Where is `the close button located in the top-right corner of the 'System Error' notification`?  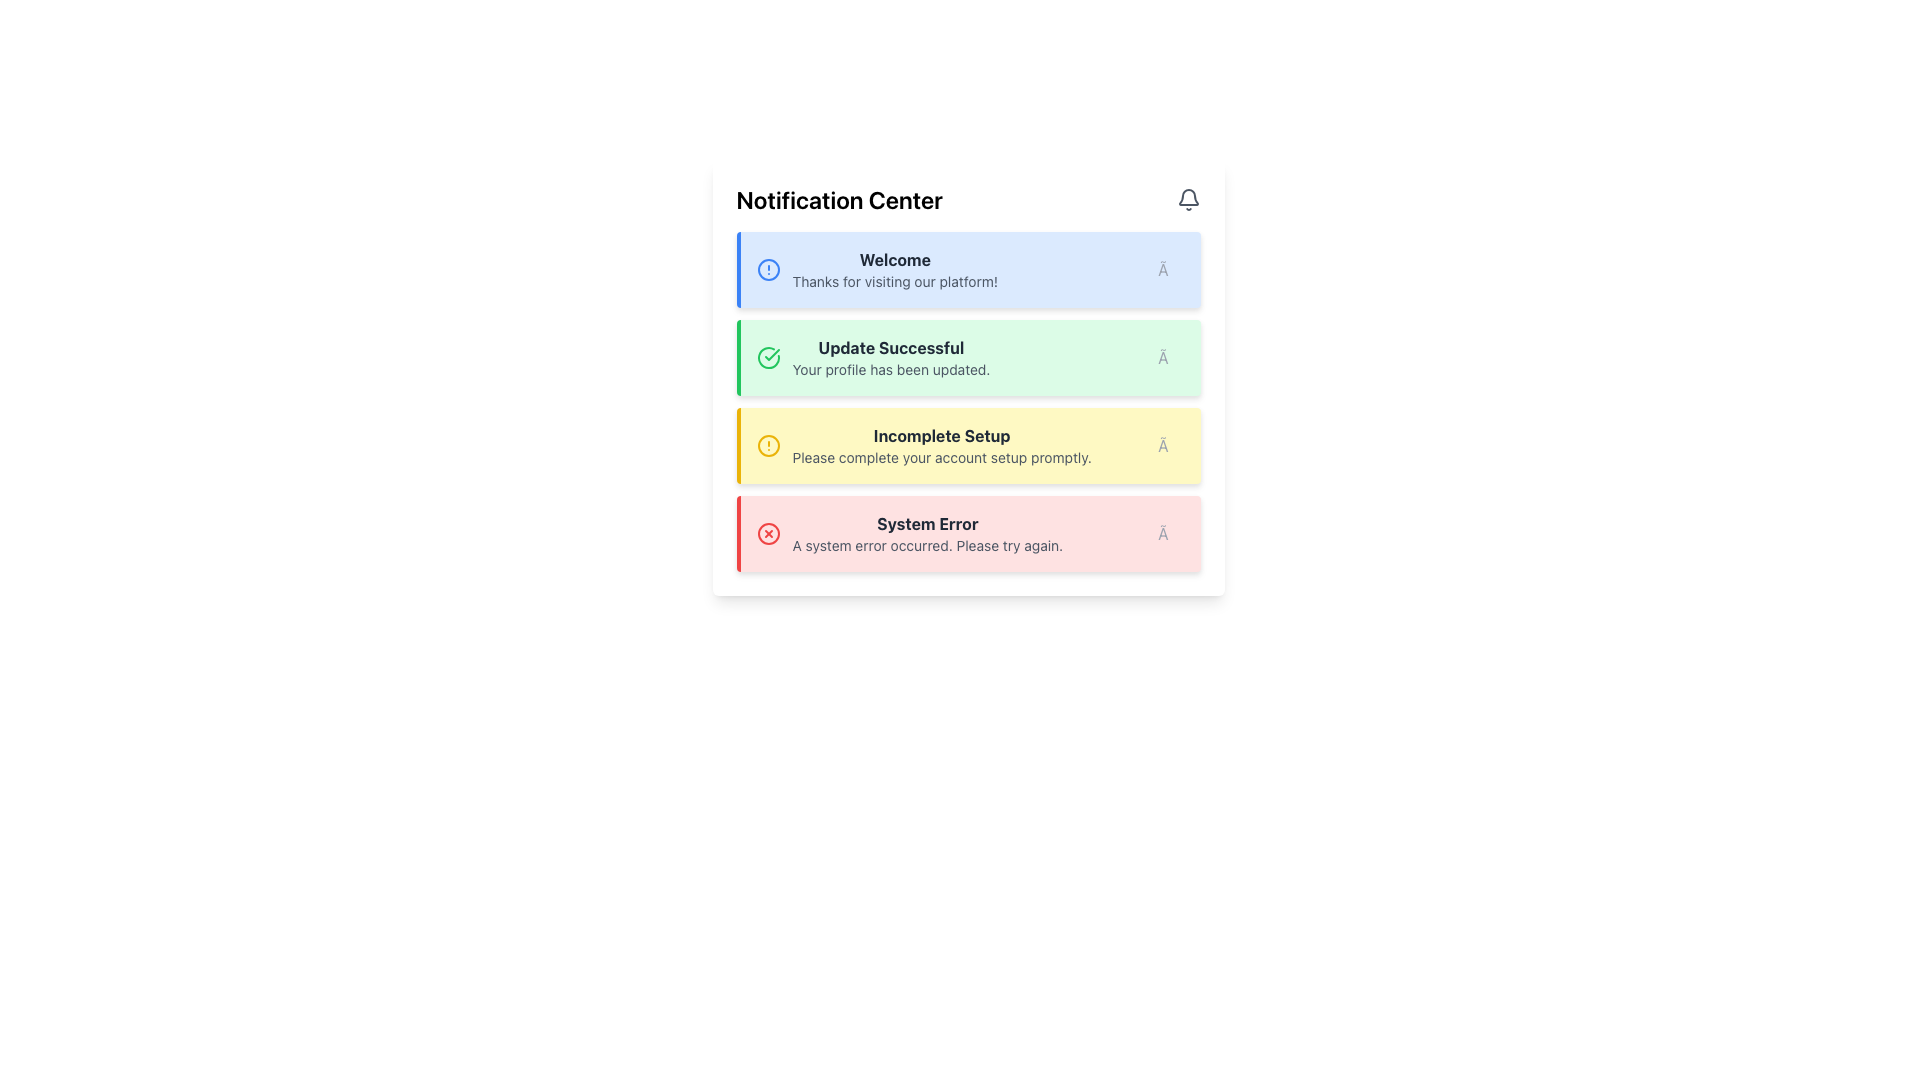 the close button located in the top-right corner of the 'System Error' notification is located at coordinates (1171, 532).